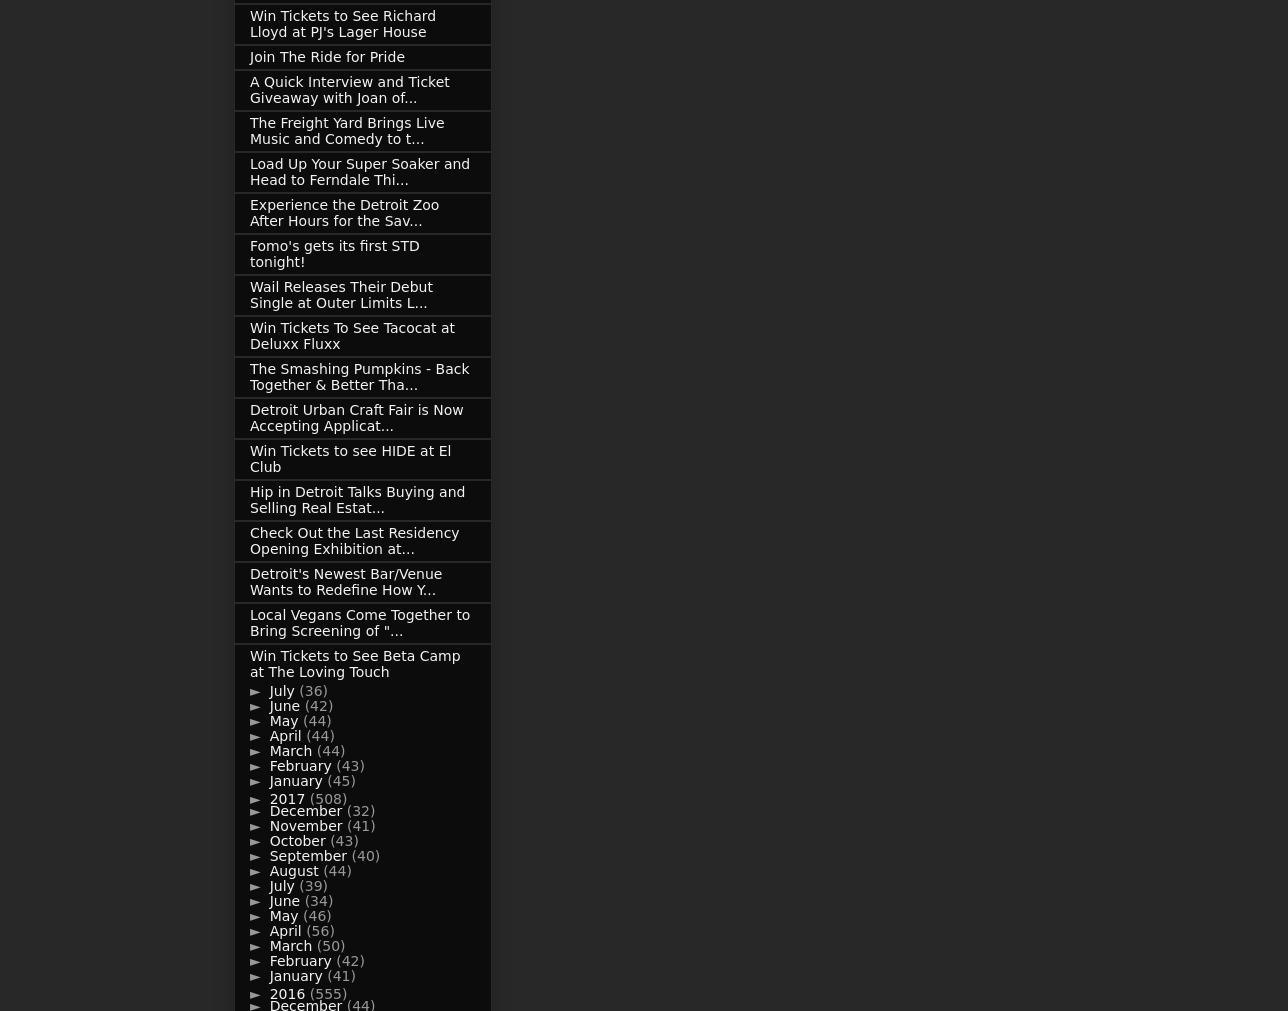 The width and height of the screenshot is (1288, 1011). Describe the element at coordinates (346, 130) in the screenshot. I see `'The Freight Yard Brings Live Music and Comedy to t...'` at that location.